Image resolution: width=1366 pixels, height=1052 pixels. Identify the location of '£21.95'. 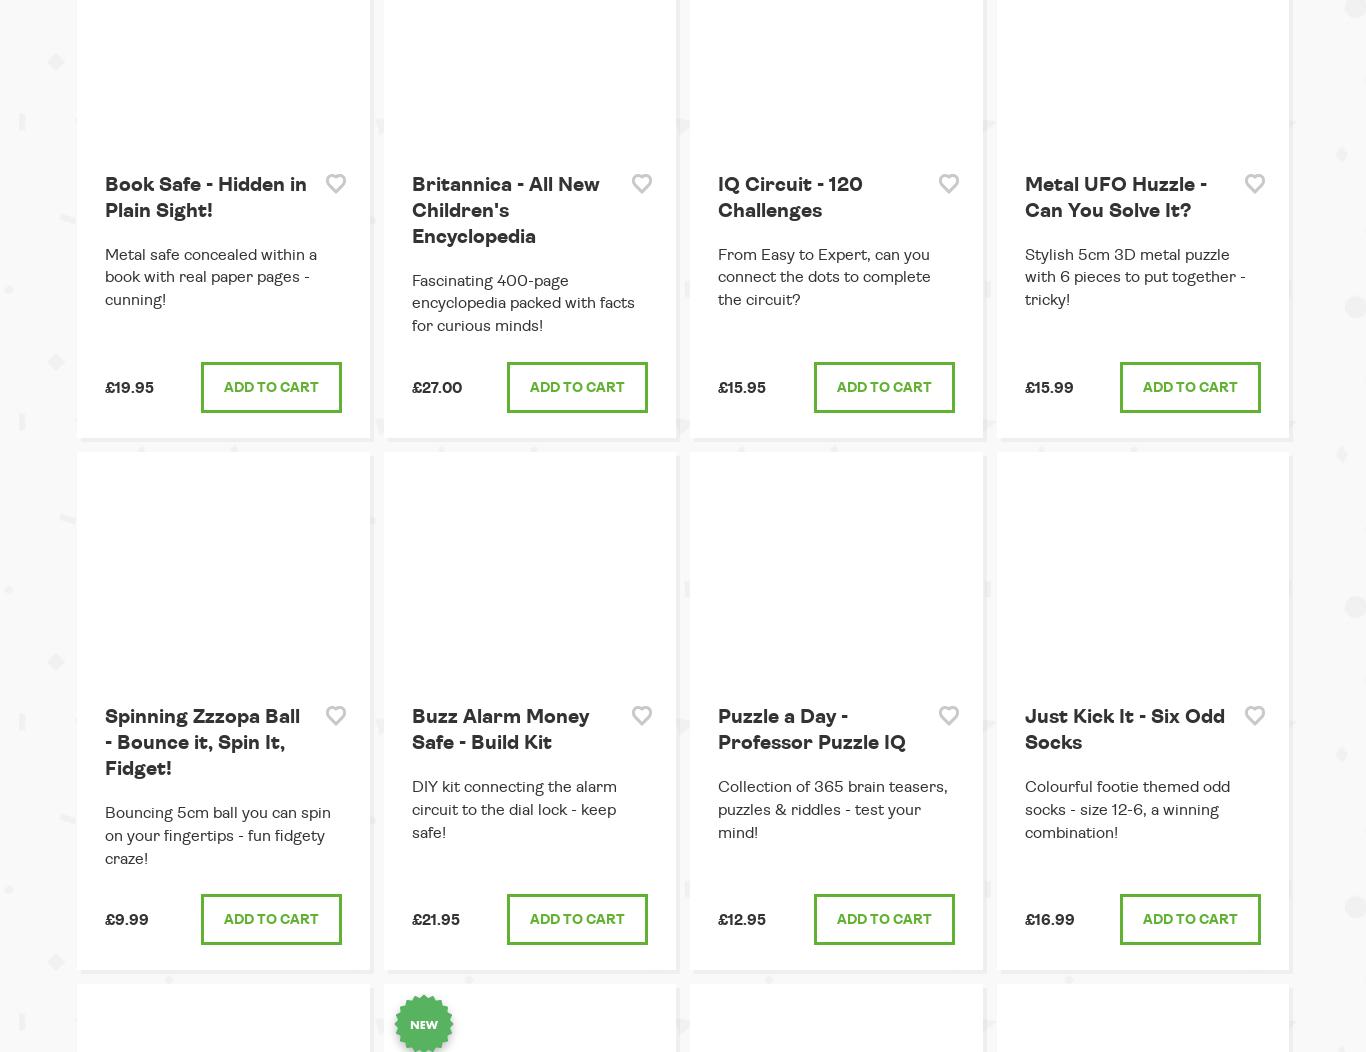
(433, 920).